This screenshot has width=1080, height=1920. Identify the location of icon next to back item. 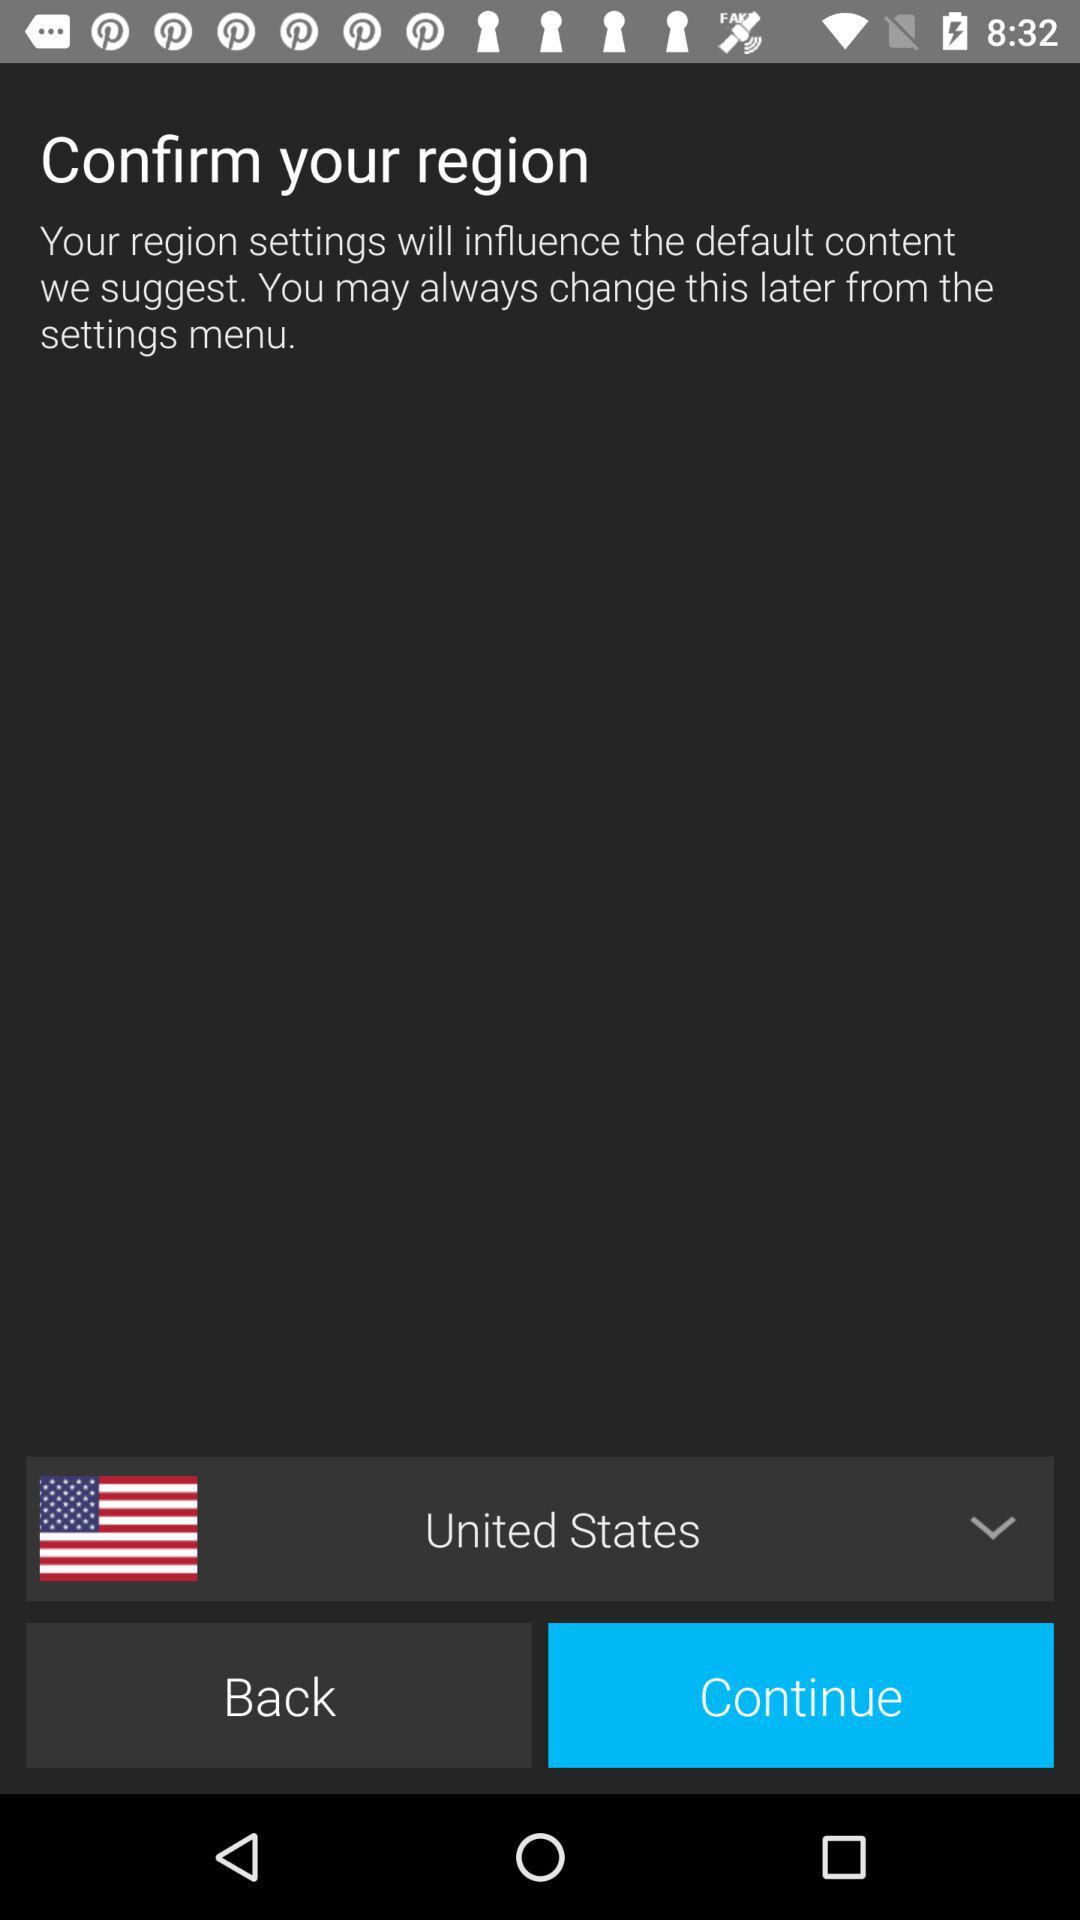
(800, 1694).